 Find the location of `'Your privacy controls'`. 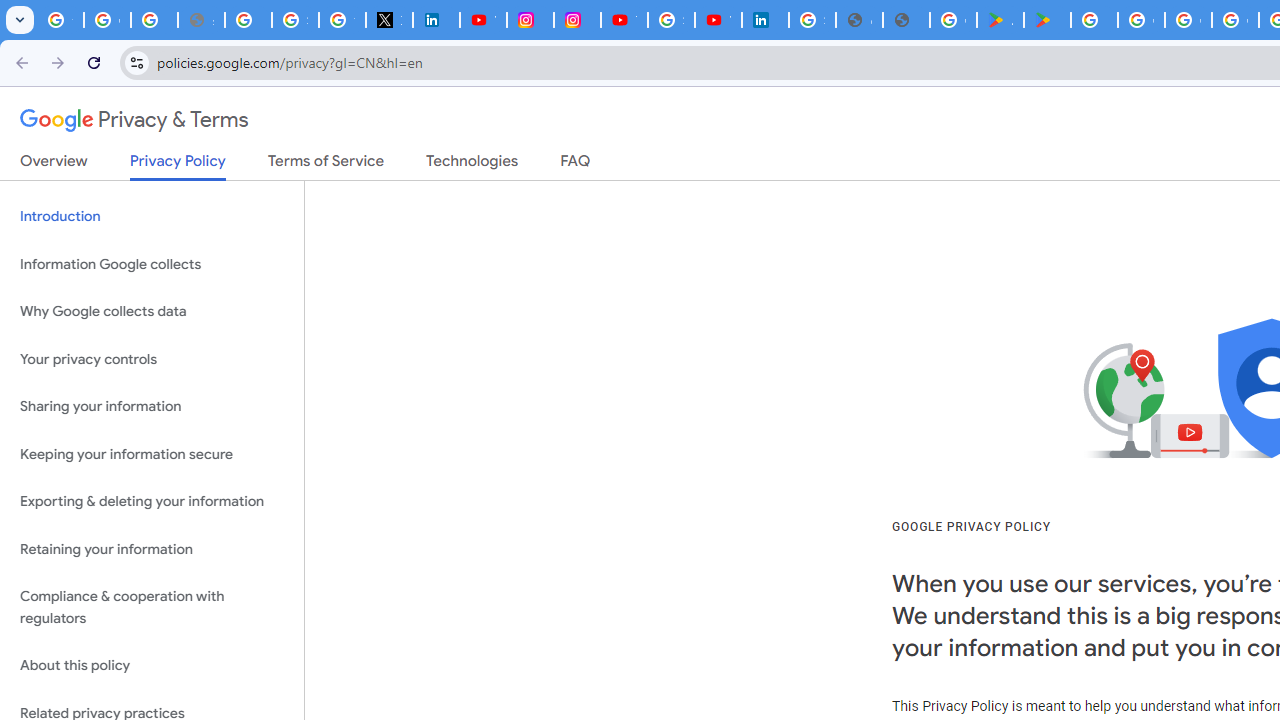

'Your privacy controls' is located at coordinates (151, 358).